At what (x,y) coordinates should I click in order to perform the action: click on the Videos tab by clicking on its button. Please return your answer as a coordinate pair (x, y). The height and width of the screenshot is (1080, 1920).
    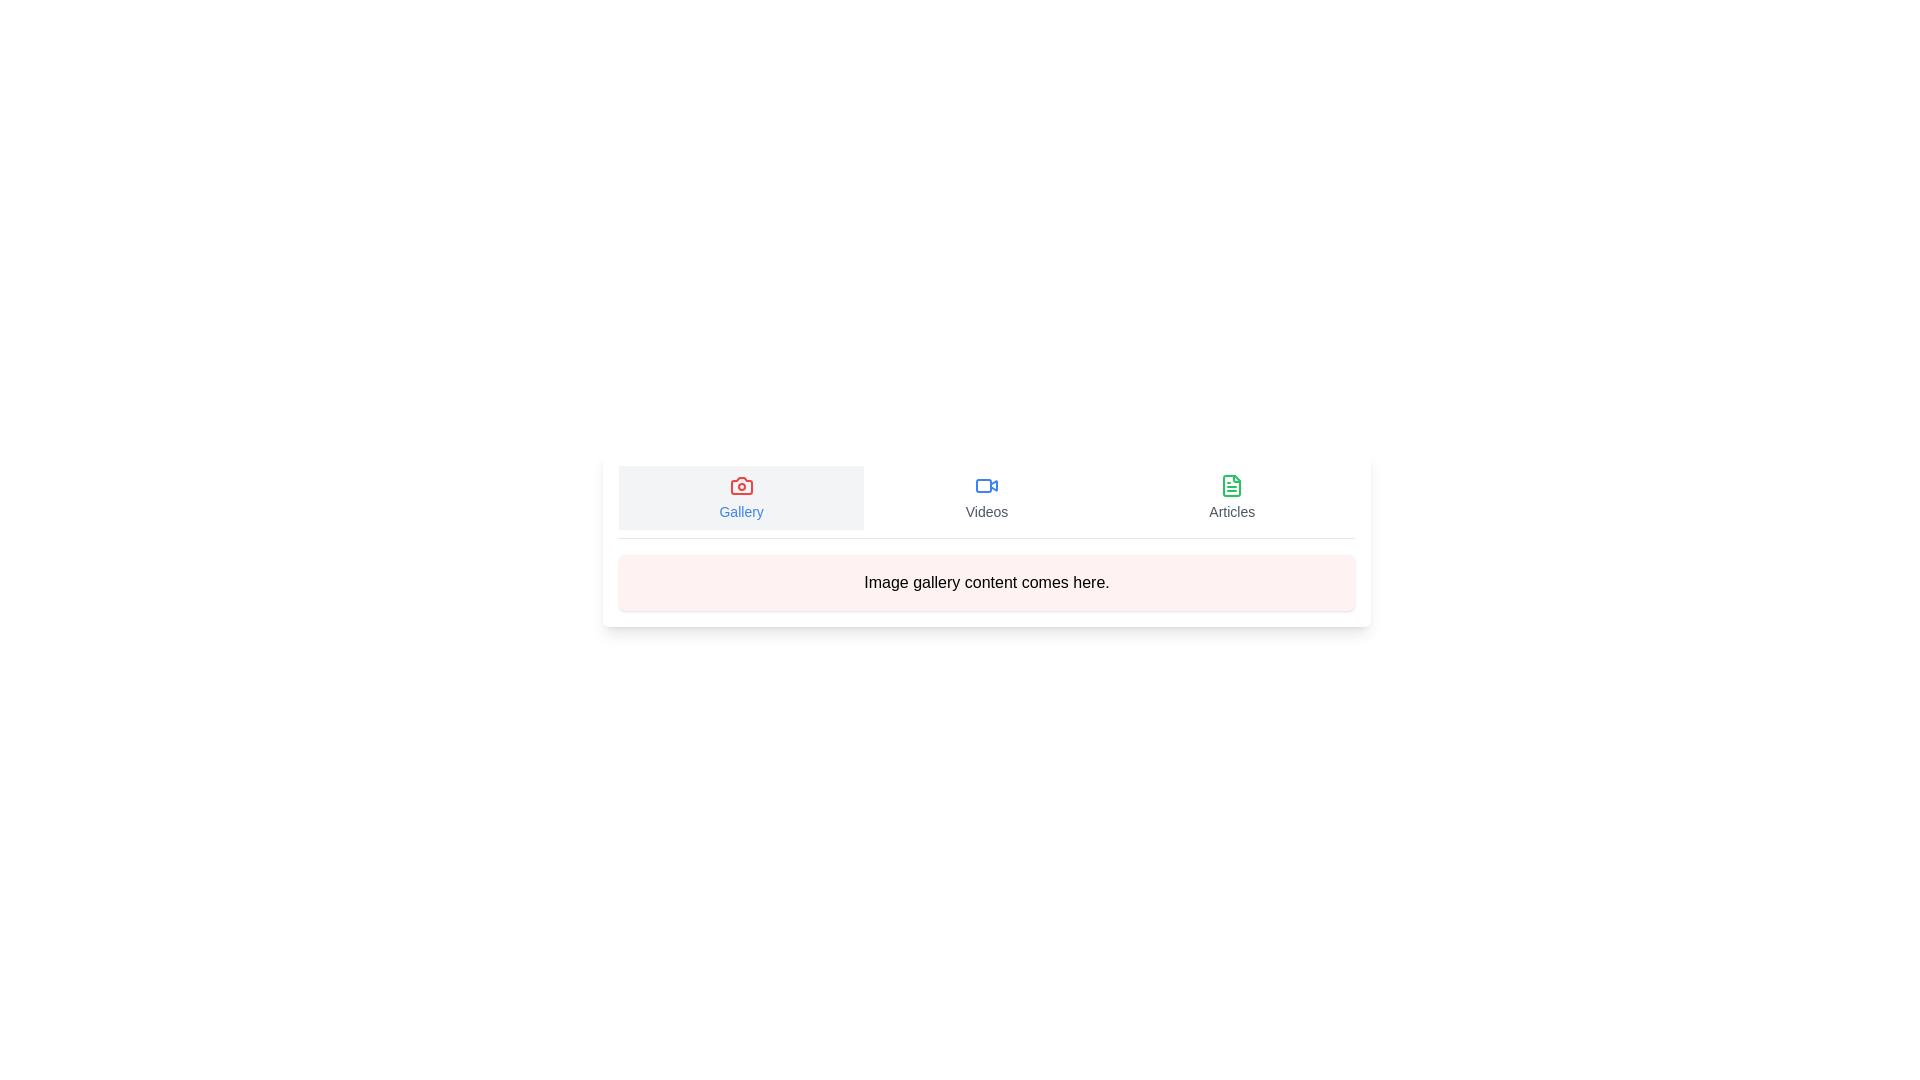
    Looking at the image, I should click on (987, 496).